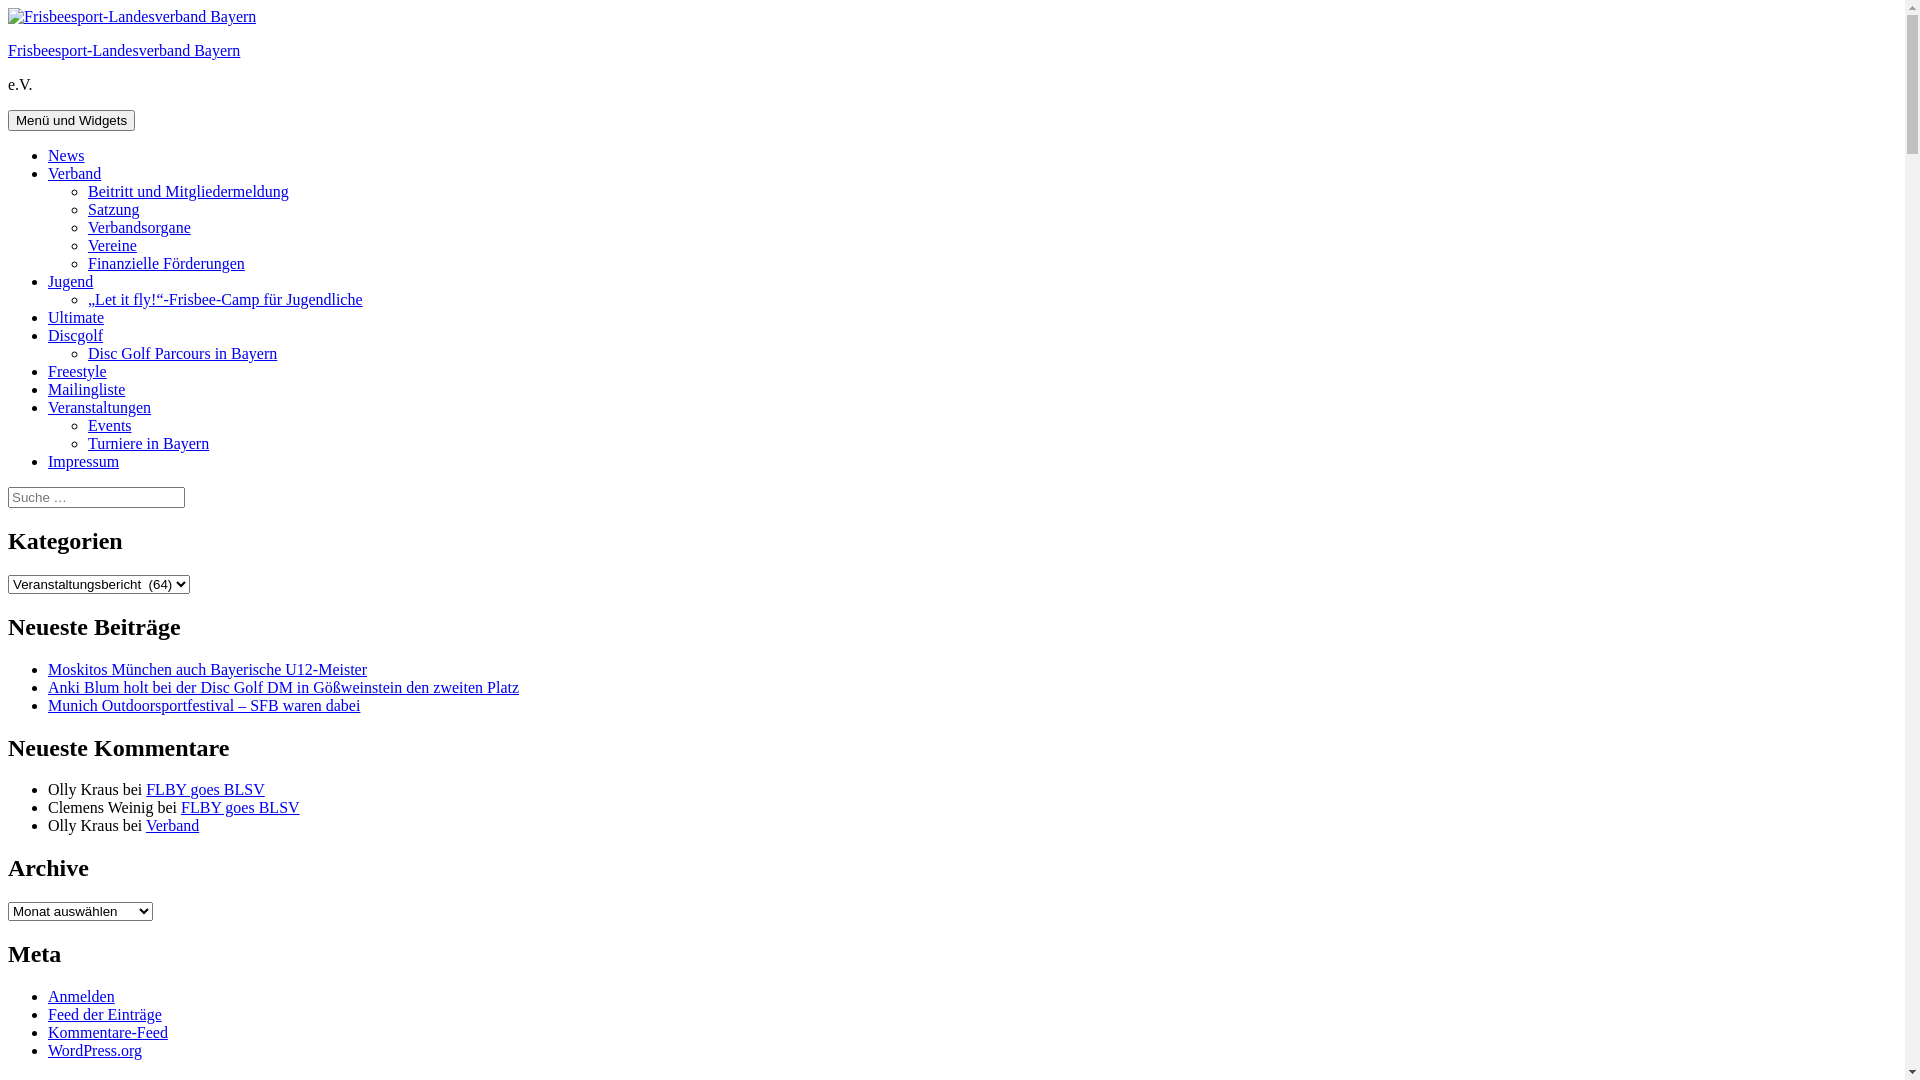  What do you see at coordinates (240, 806) in the screenshot?
I see `'FLBY goes BLSV'` at bounding box center [240, 806].